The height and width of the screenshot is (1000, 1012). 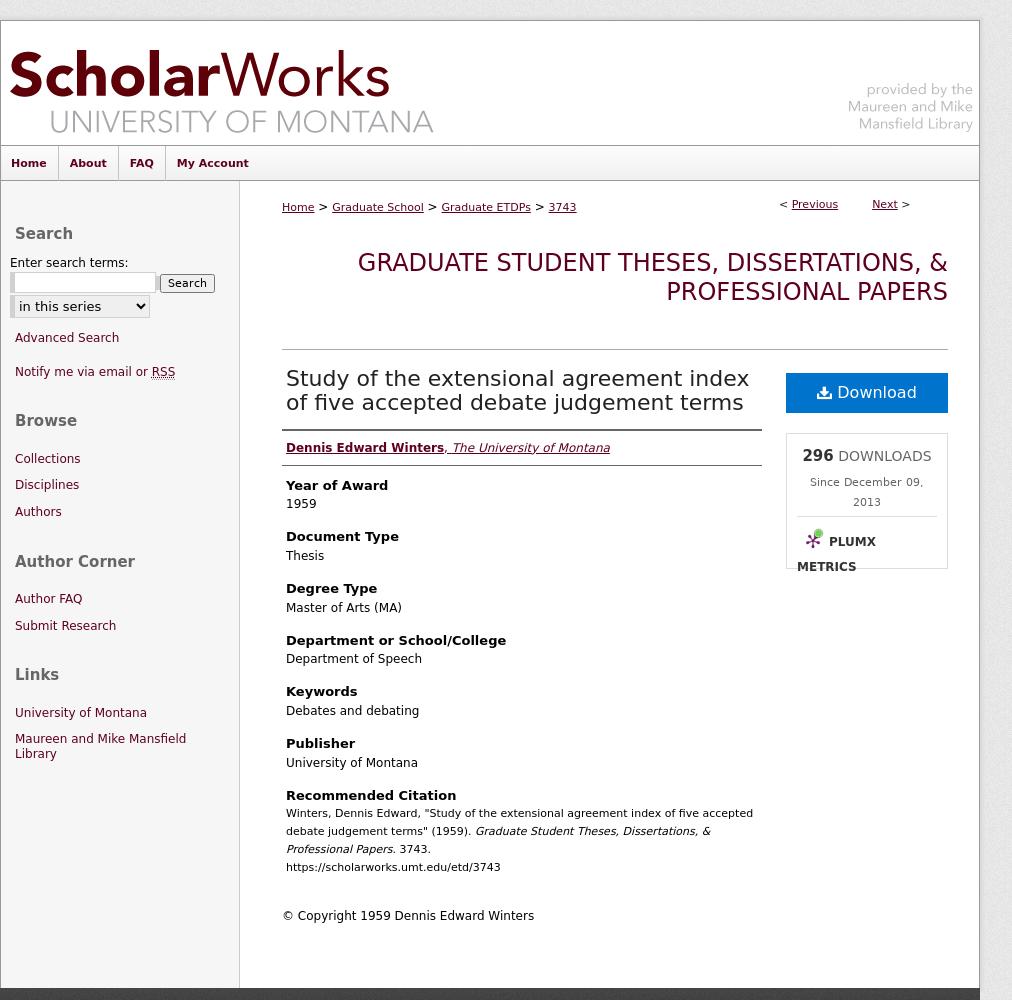 I want to click on 'Thesis', so click(x=284, y=555).